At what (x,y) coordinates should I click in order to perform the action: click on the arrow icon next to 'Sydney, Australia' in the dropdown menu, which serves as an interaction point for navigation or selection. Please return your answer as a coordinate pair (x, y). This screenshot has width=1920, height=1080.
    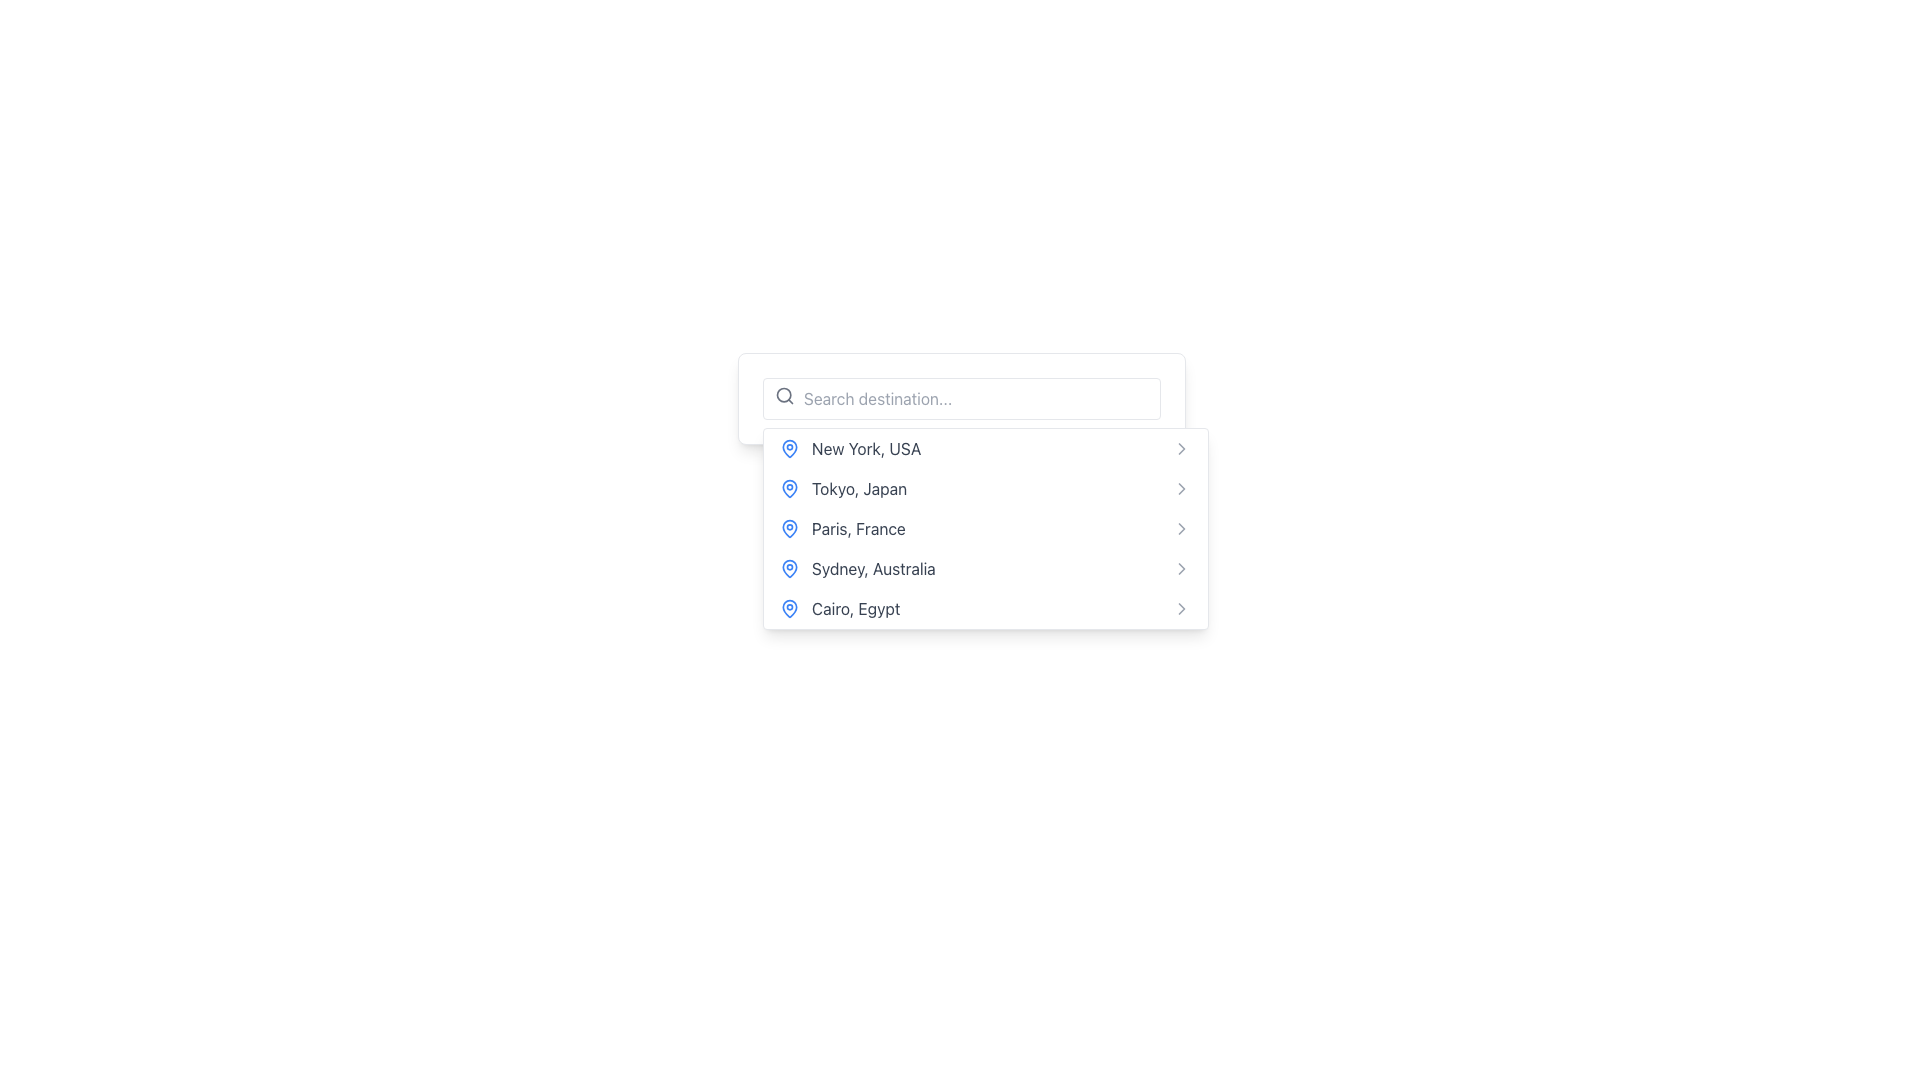
    Looking at the image, I should click on (1181, 569).